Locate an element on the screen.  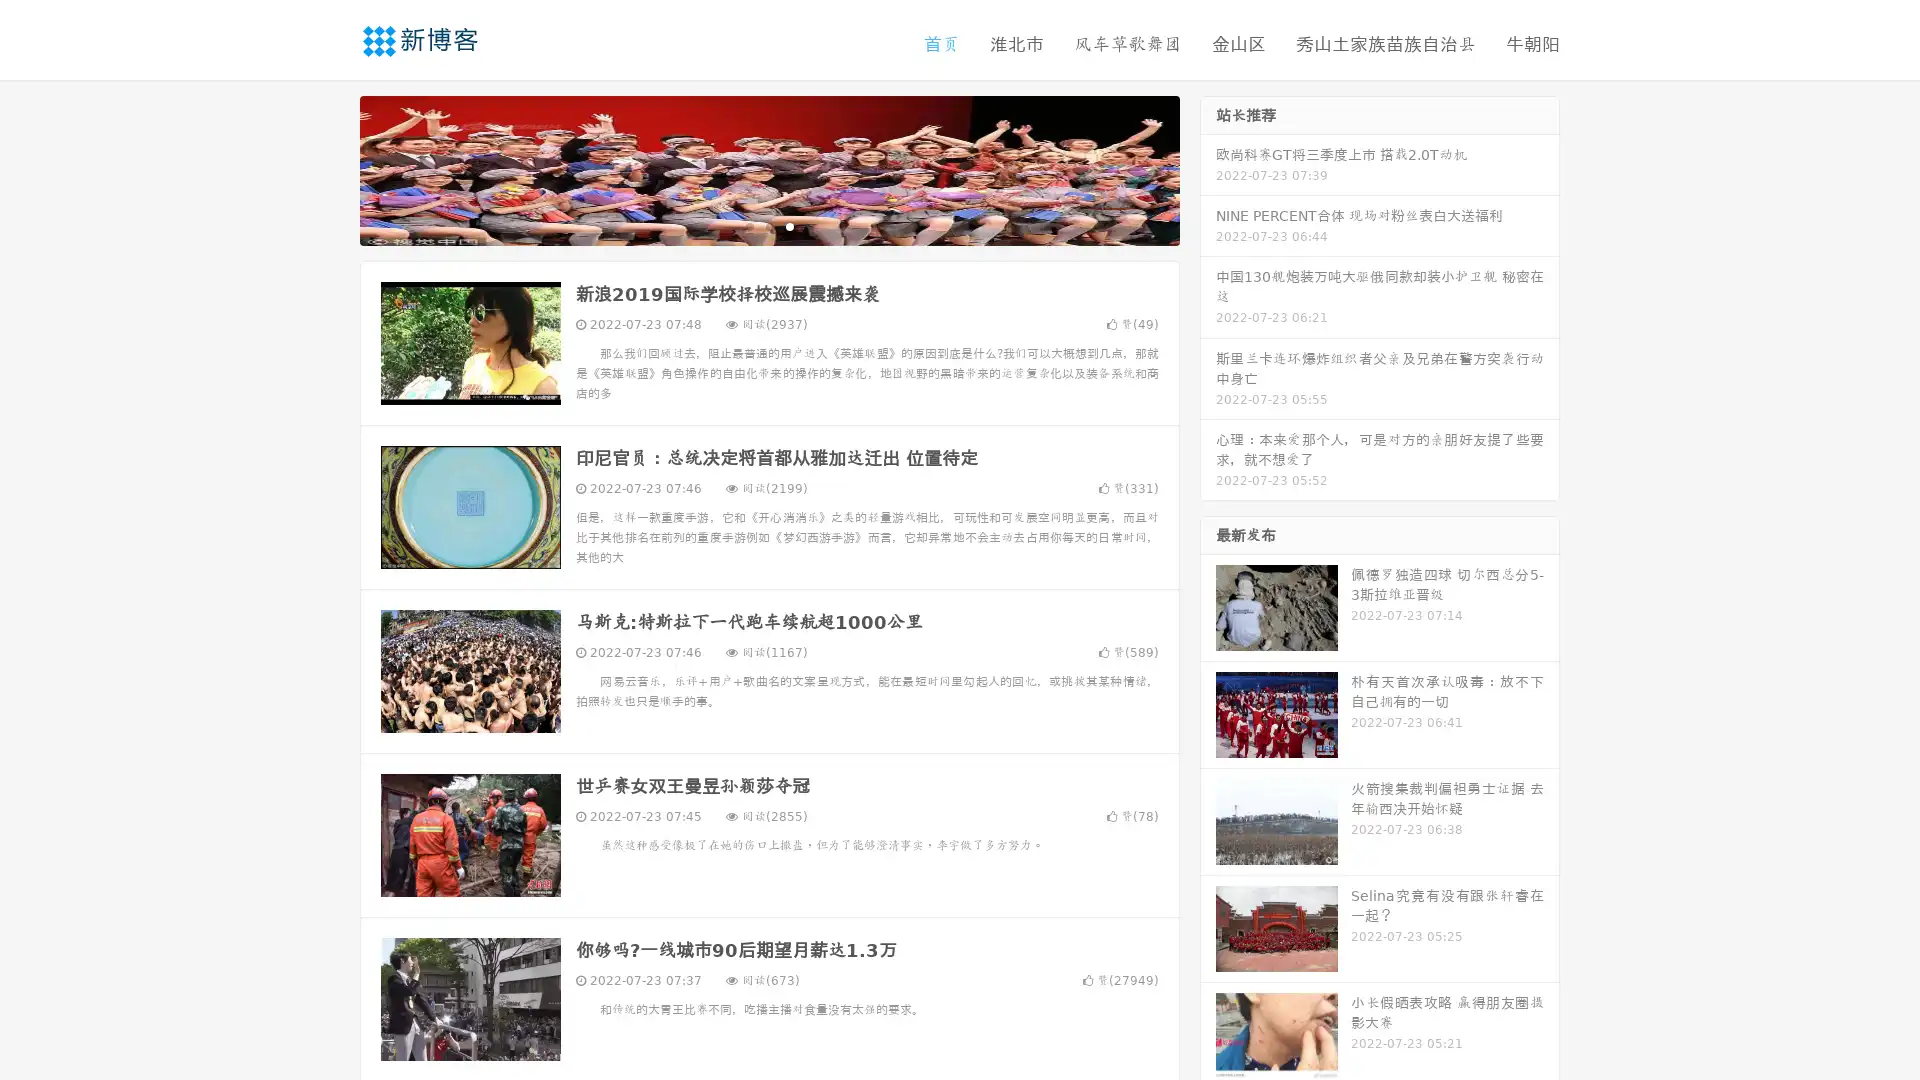
Go to slide 2 is located at coordinates (768, 225).